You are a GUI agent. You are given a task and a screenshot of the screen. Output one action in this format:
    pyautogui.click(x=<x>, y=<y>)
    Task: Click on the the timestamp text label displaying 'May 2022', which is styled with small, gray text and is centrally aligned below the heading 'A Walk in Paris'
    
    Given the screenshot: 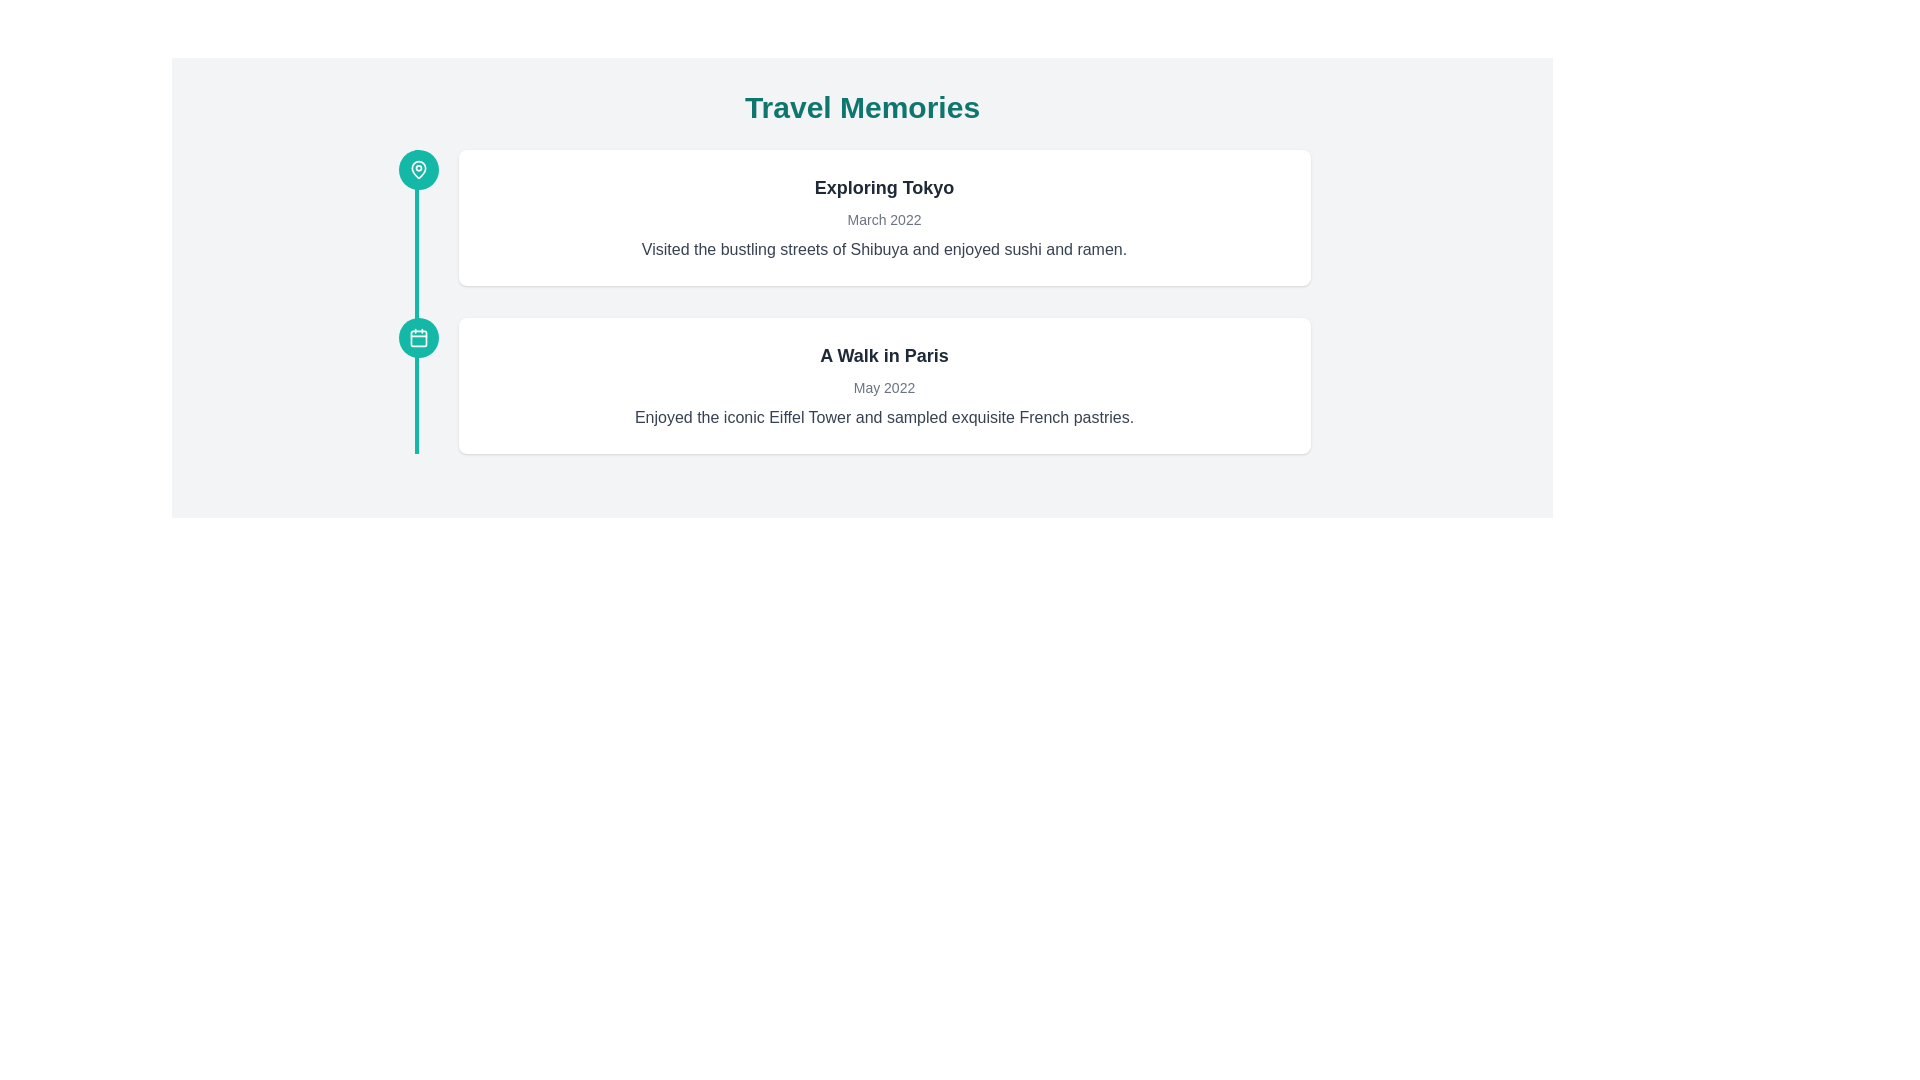 What is the action you would take?
    pyautogui.click(x=883, y=388)
    